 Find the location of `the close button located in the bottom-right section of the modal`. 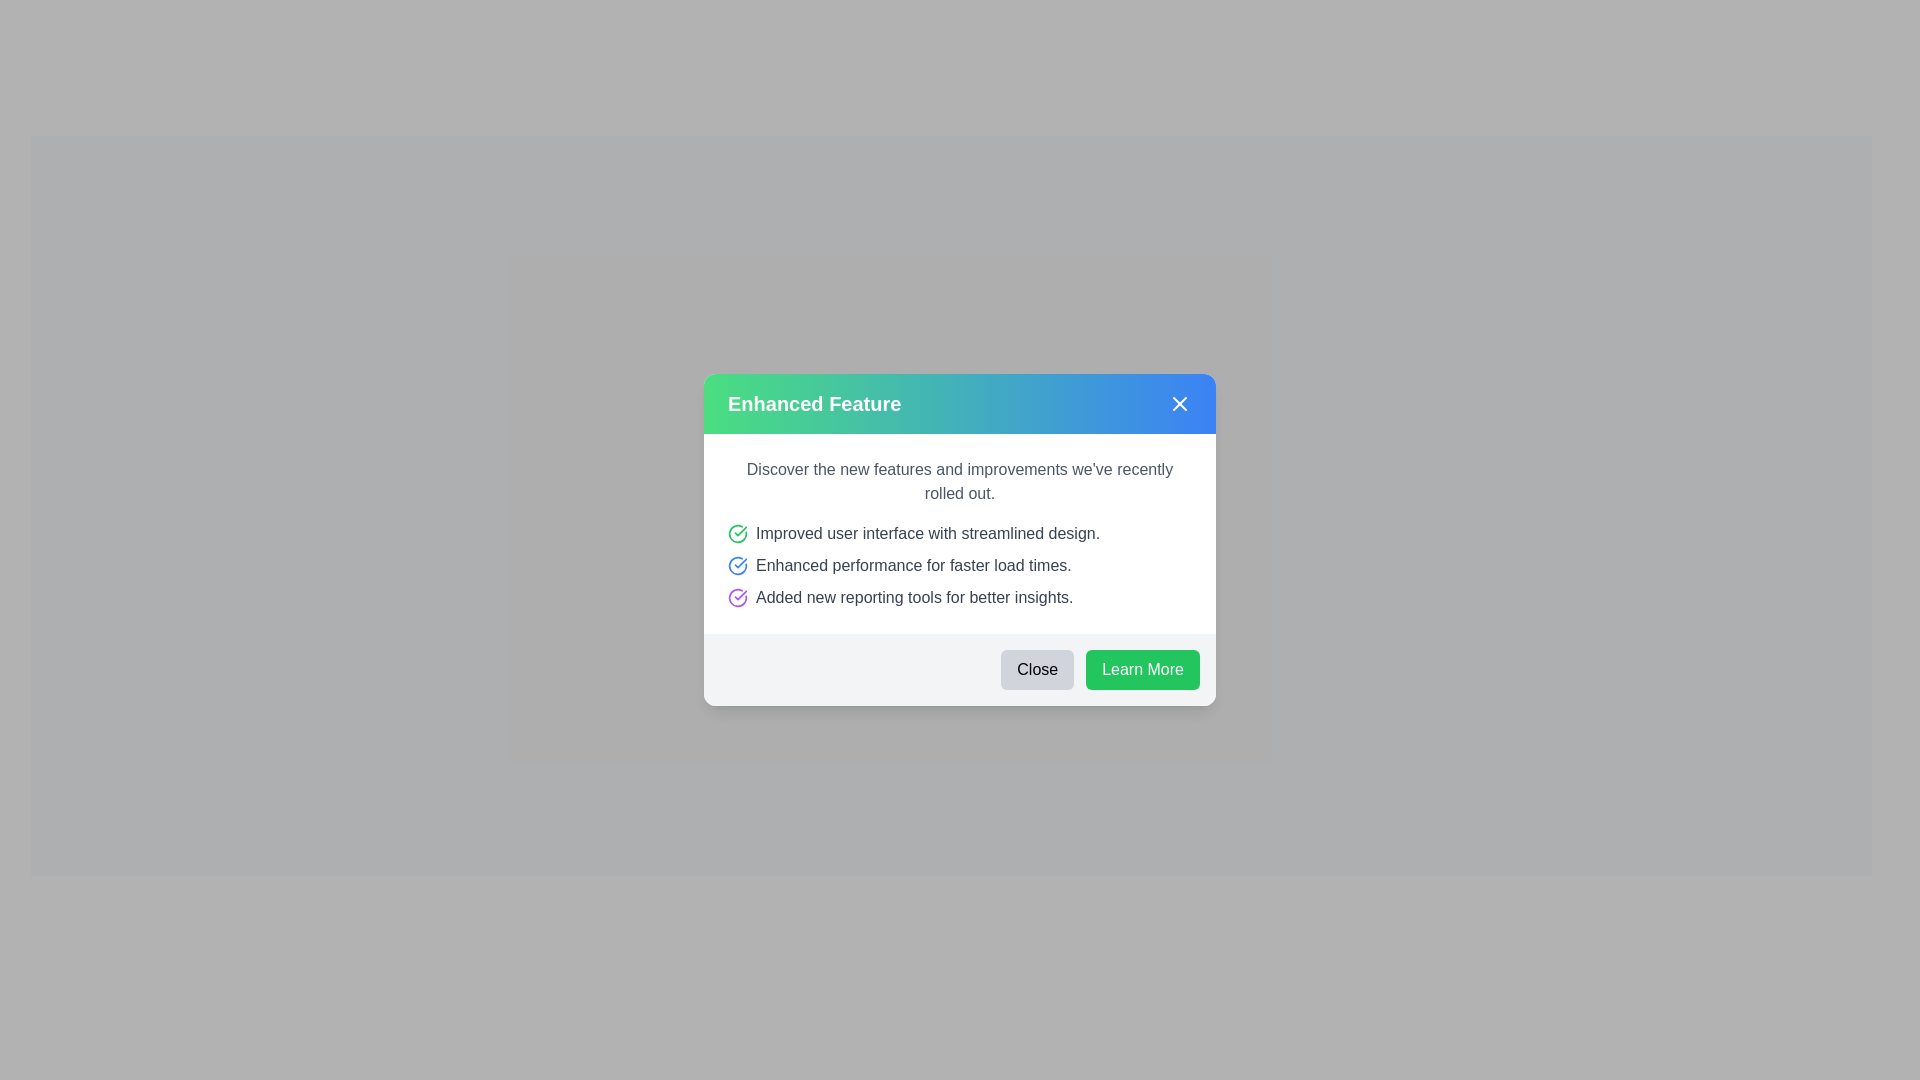

the close button located in the bottom-right section of the modal is located at coordinates (1036, 670).